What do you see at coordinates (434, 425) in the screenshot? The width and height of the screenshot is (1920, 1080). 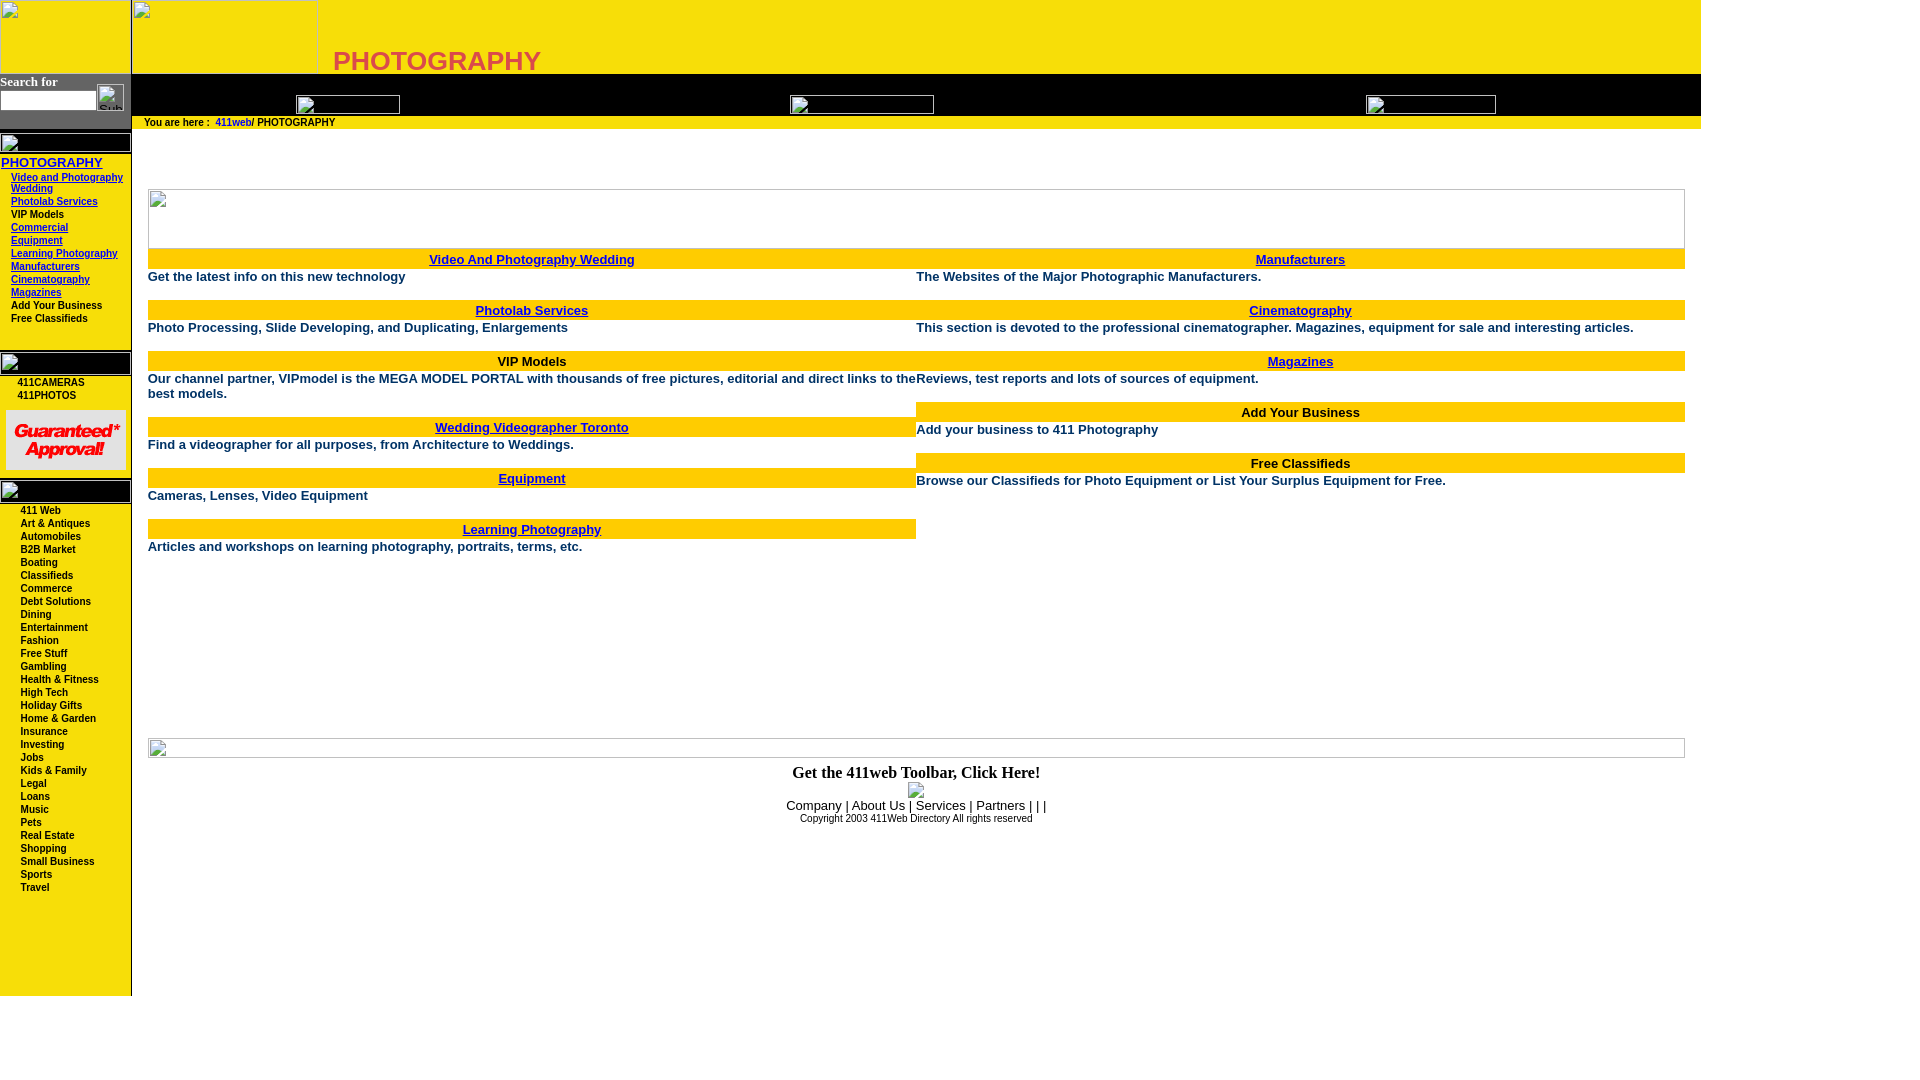 I see `'Wedding Videographer Toronto'` at bounding box center [434, 425].